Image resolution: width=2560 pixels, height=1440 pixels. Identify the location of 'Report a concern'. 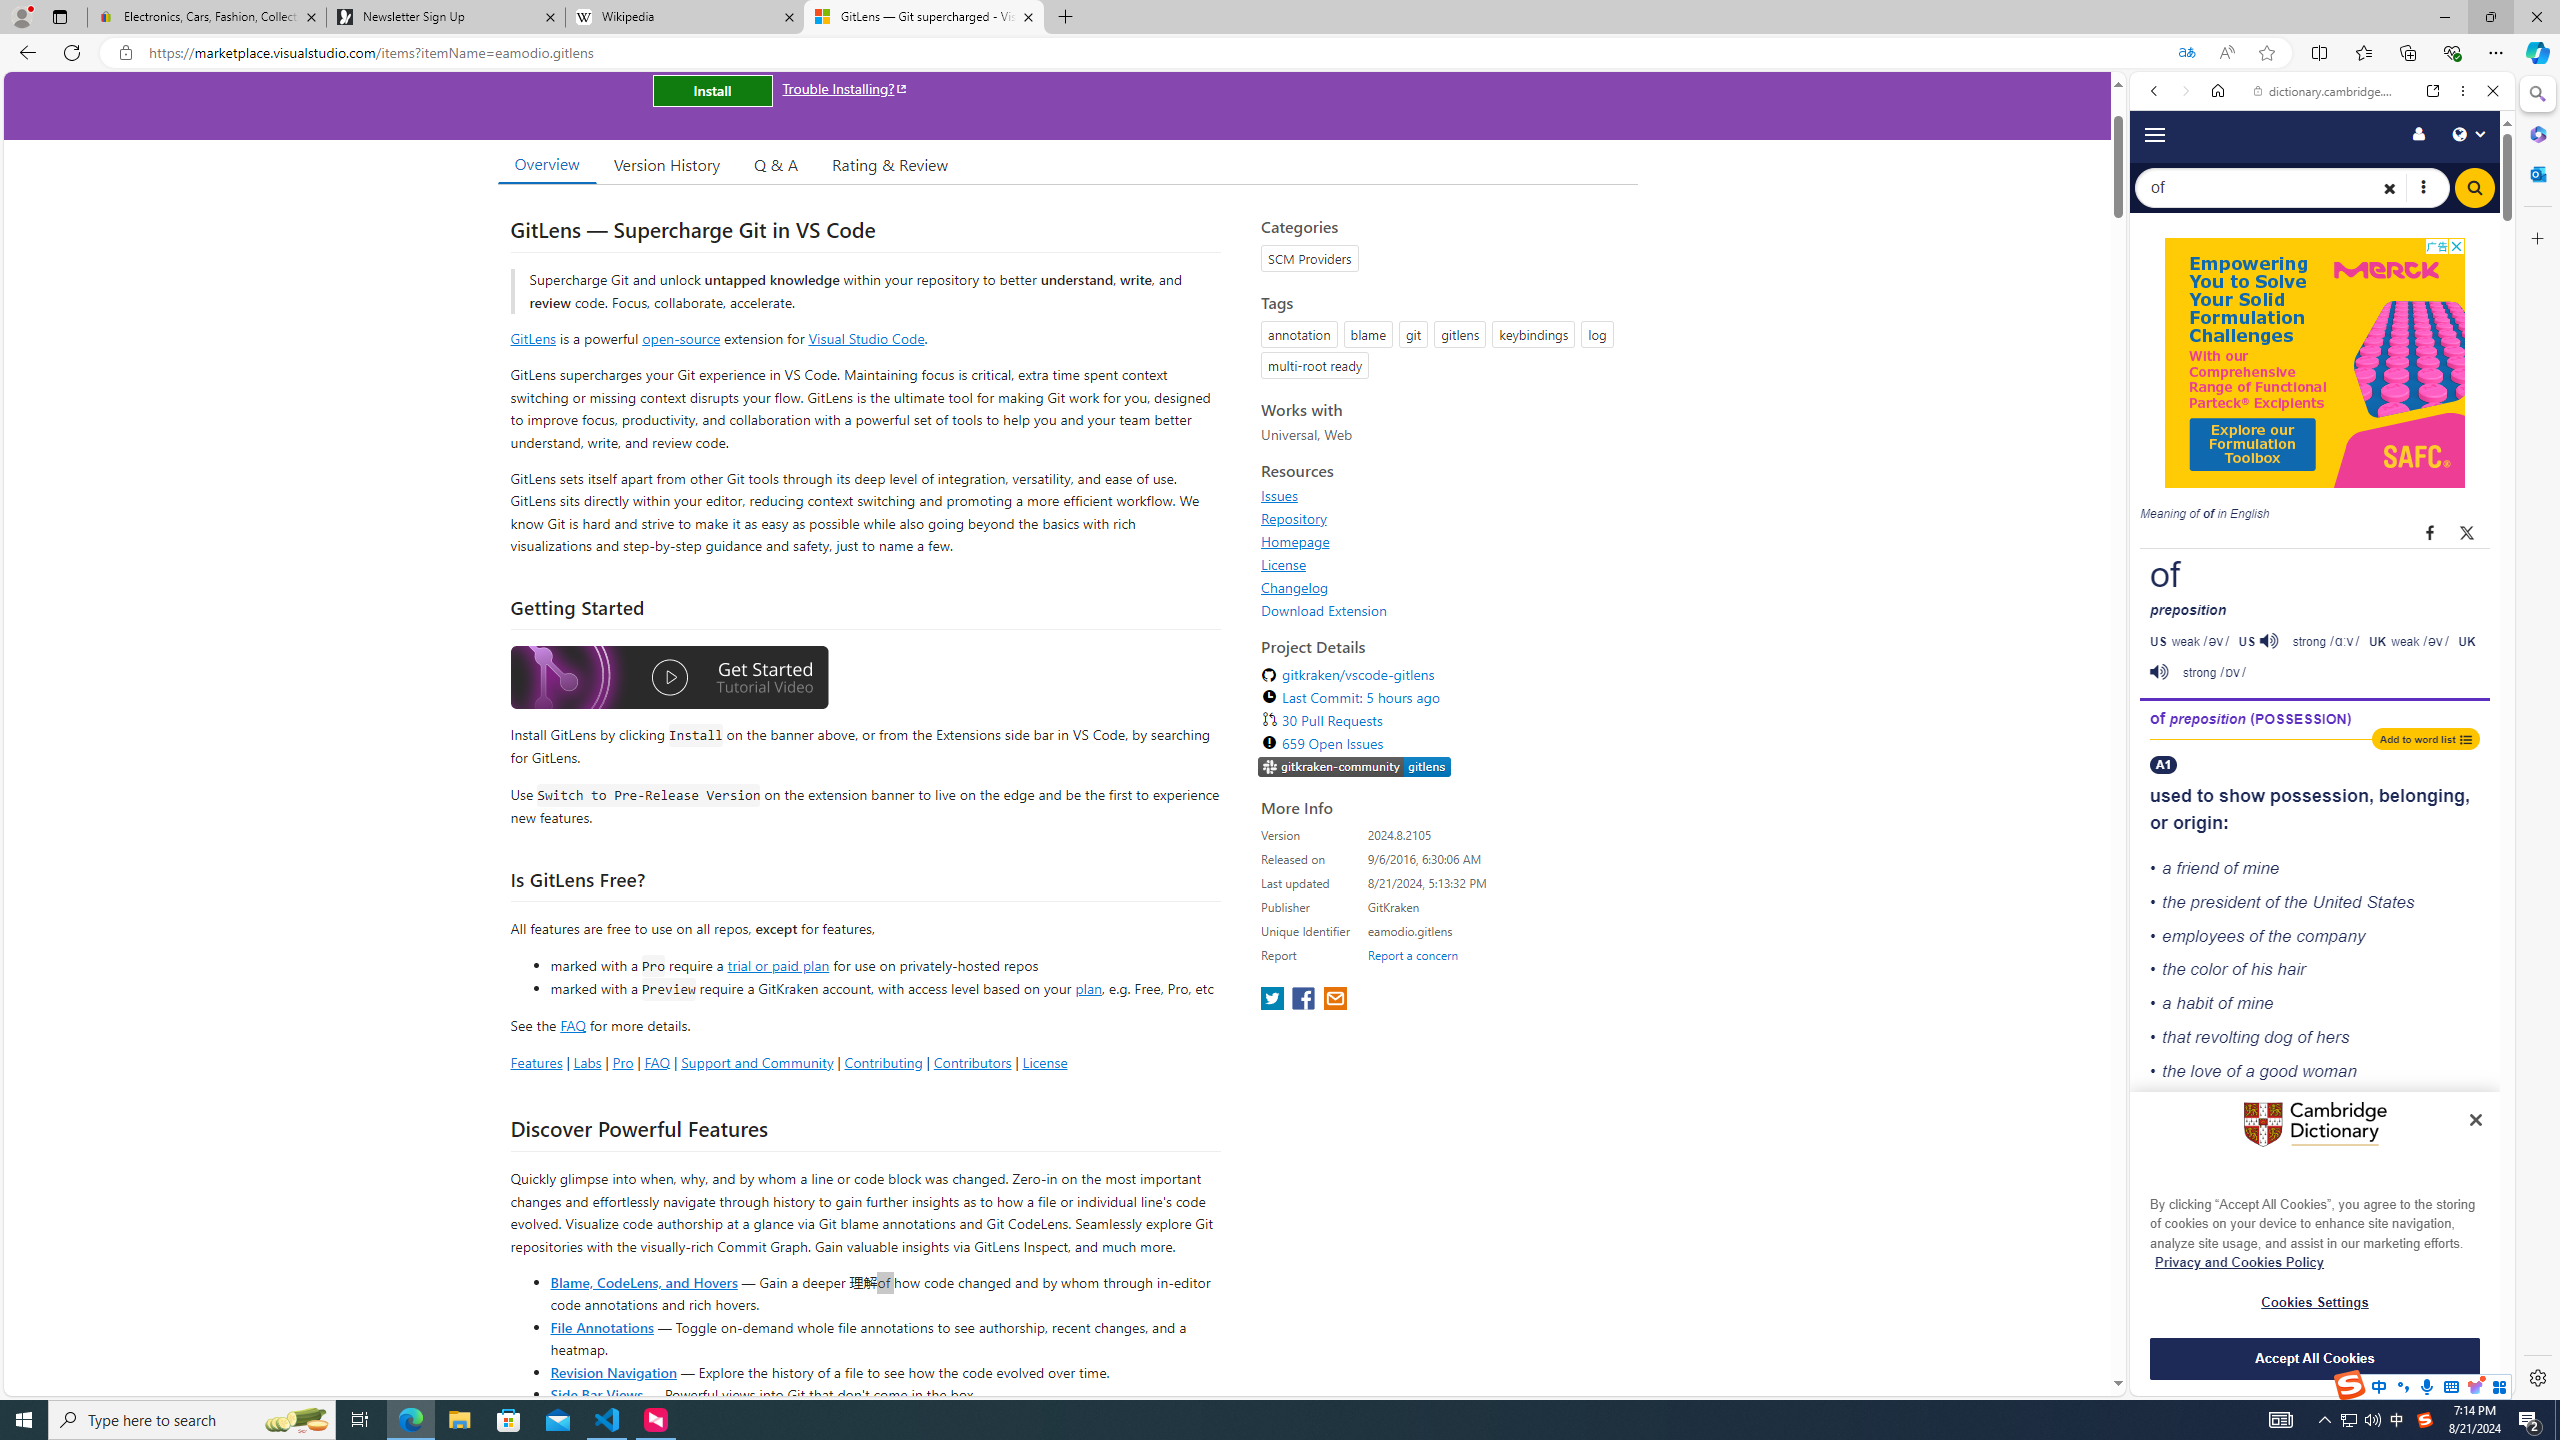
(1413, 954).